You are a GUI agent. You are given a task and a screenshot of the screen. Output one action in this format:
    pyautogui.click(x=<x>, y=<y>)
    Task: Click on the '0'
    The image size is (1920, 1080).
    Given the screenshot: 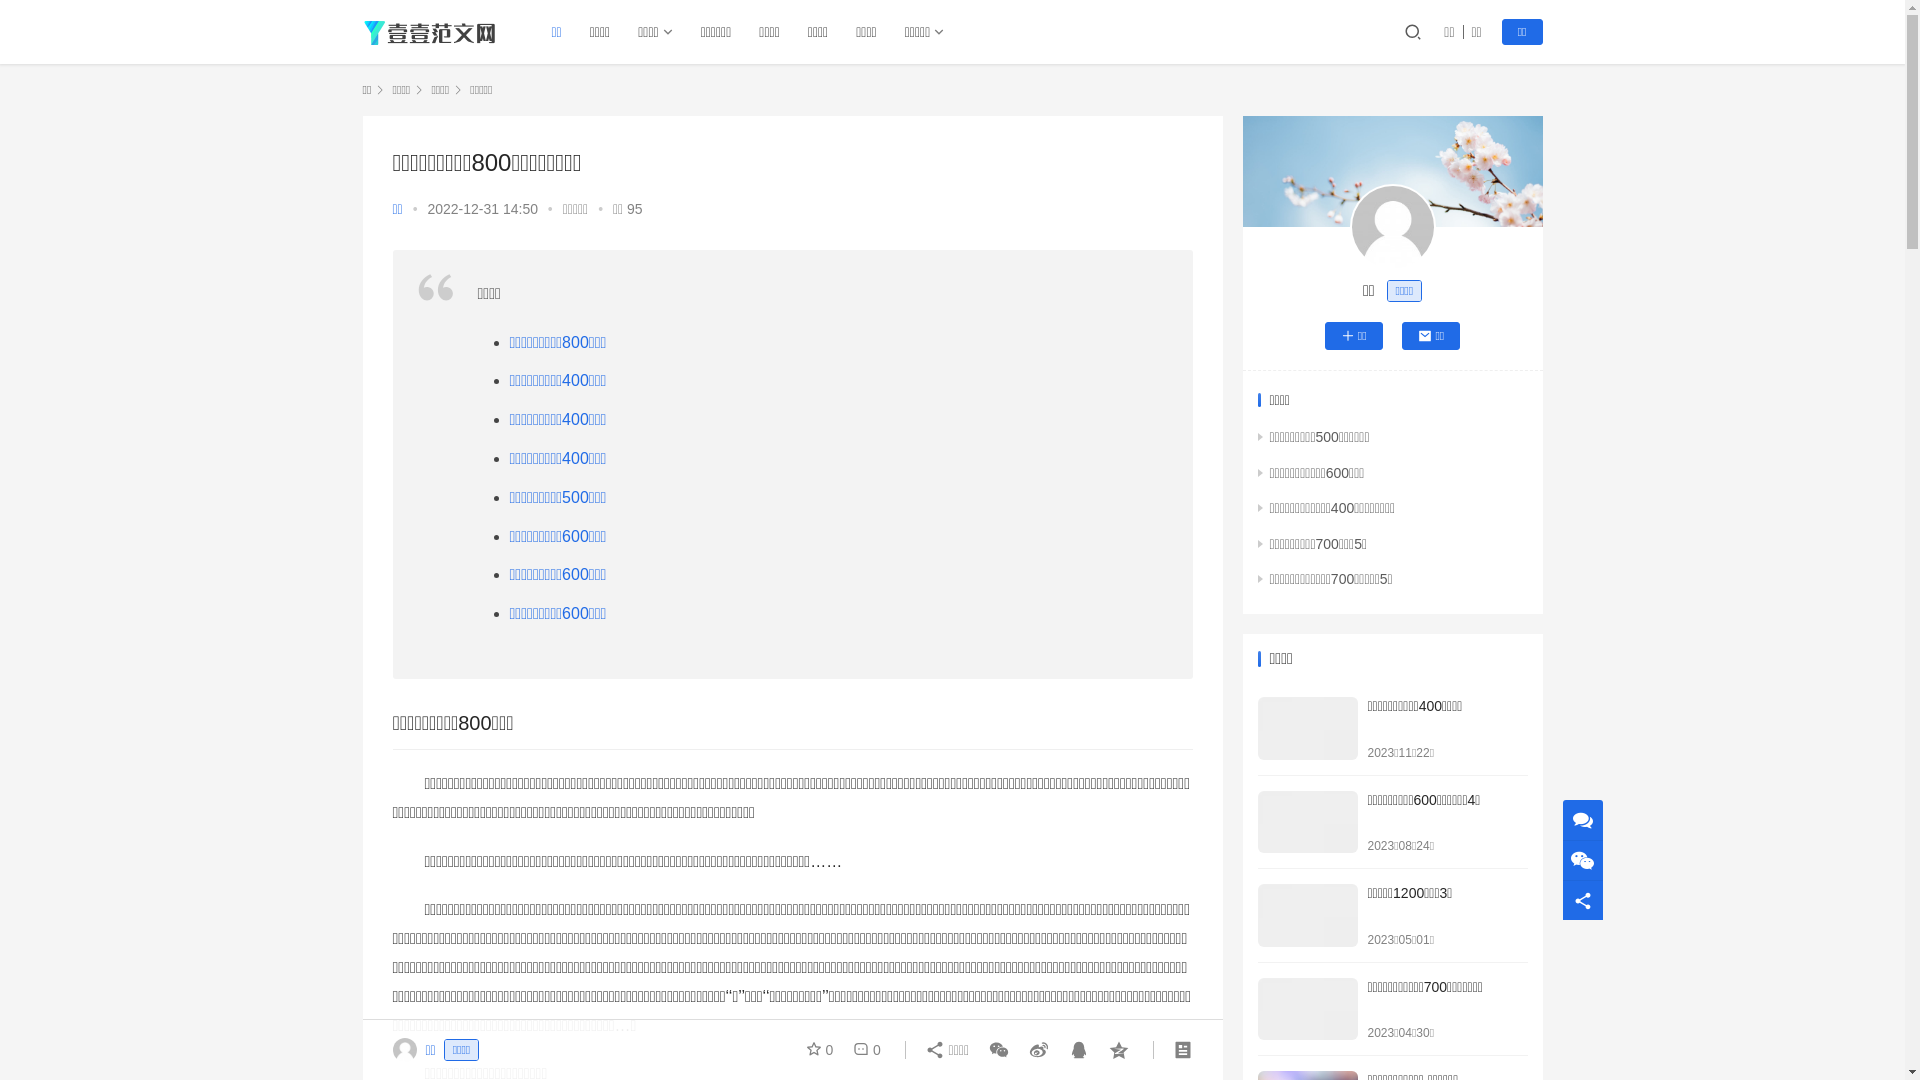 What is the action you would take?
    pyautogui.click(x=824, y=1048)
    